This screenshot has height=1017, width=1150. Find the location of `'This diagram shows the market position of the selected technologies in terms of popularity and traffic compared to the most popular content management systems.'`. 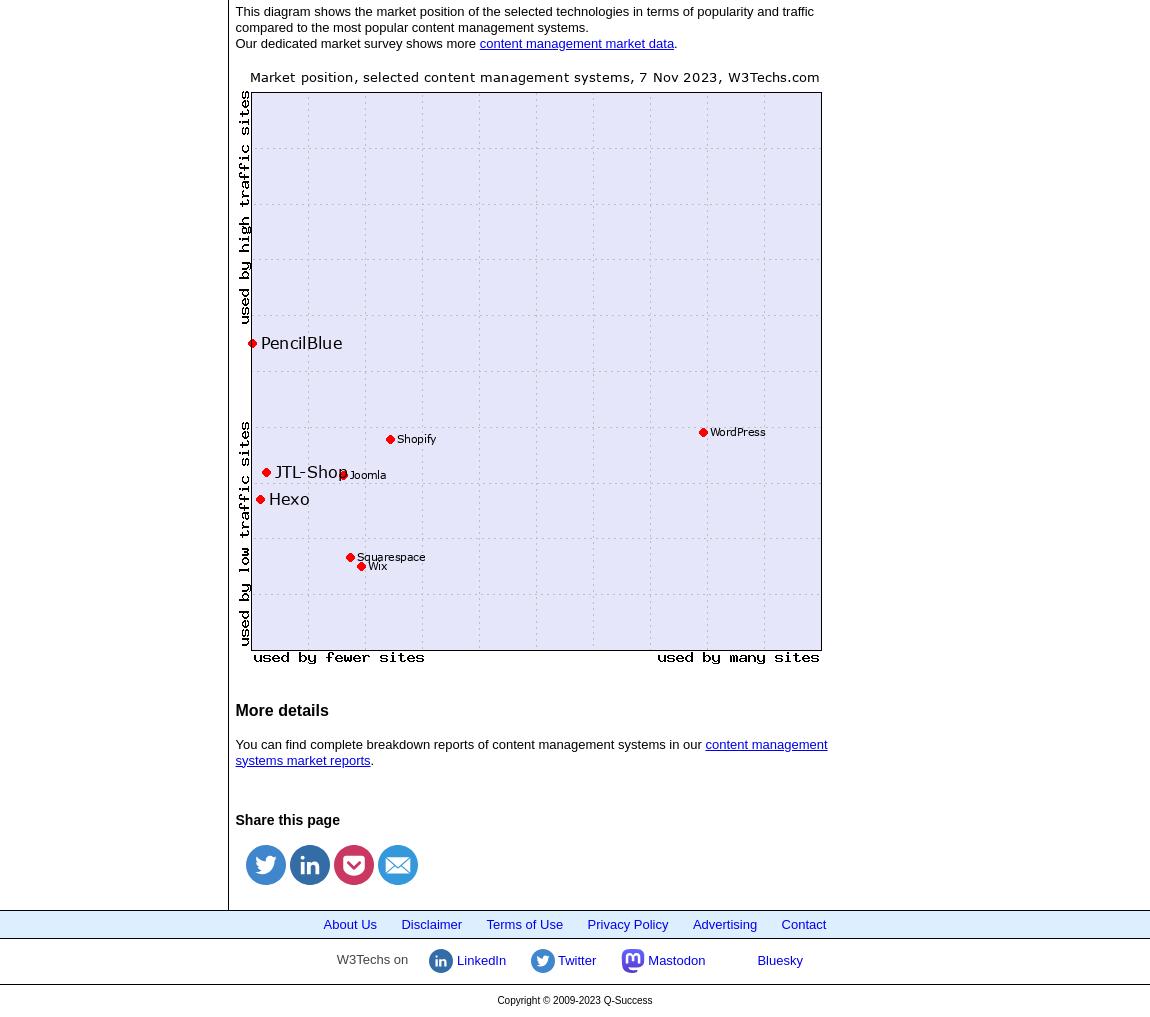

'This diagram shows the market position of the selected technologies in terms of popularity and traffic compared to the most popular content management systems.' is located at coordinates (524, 17).